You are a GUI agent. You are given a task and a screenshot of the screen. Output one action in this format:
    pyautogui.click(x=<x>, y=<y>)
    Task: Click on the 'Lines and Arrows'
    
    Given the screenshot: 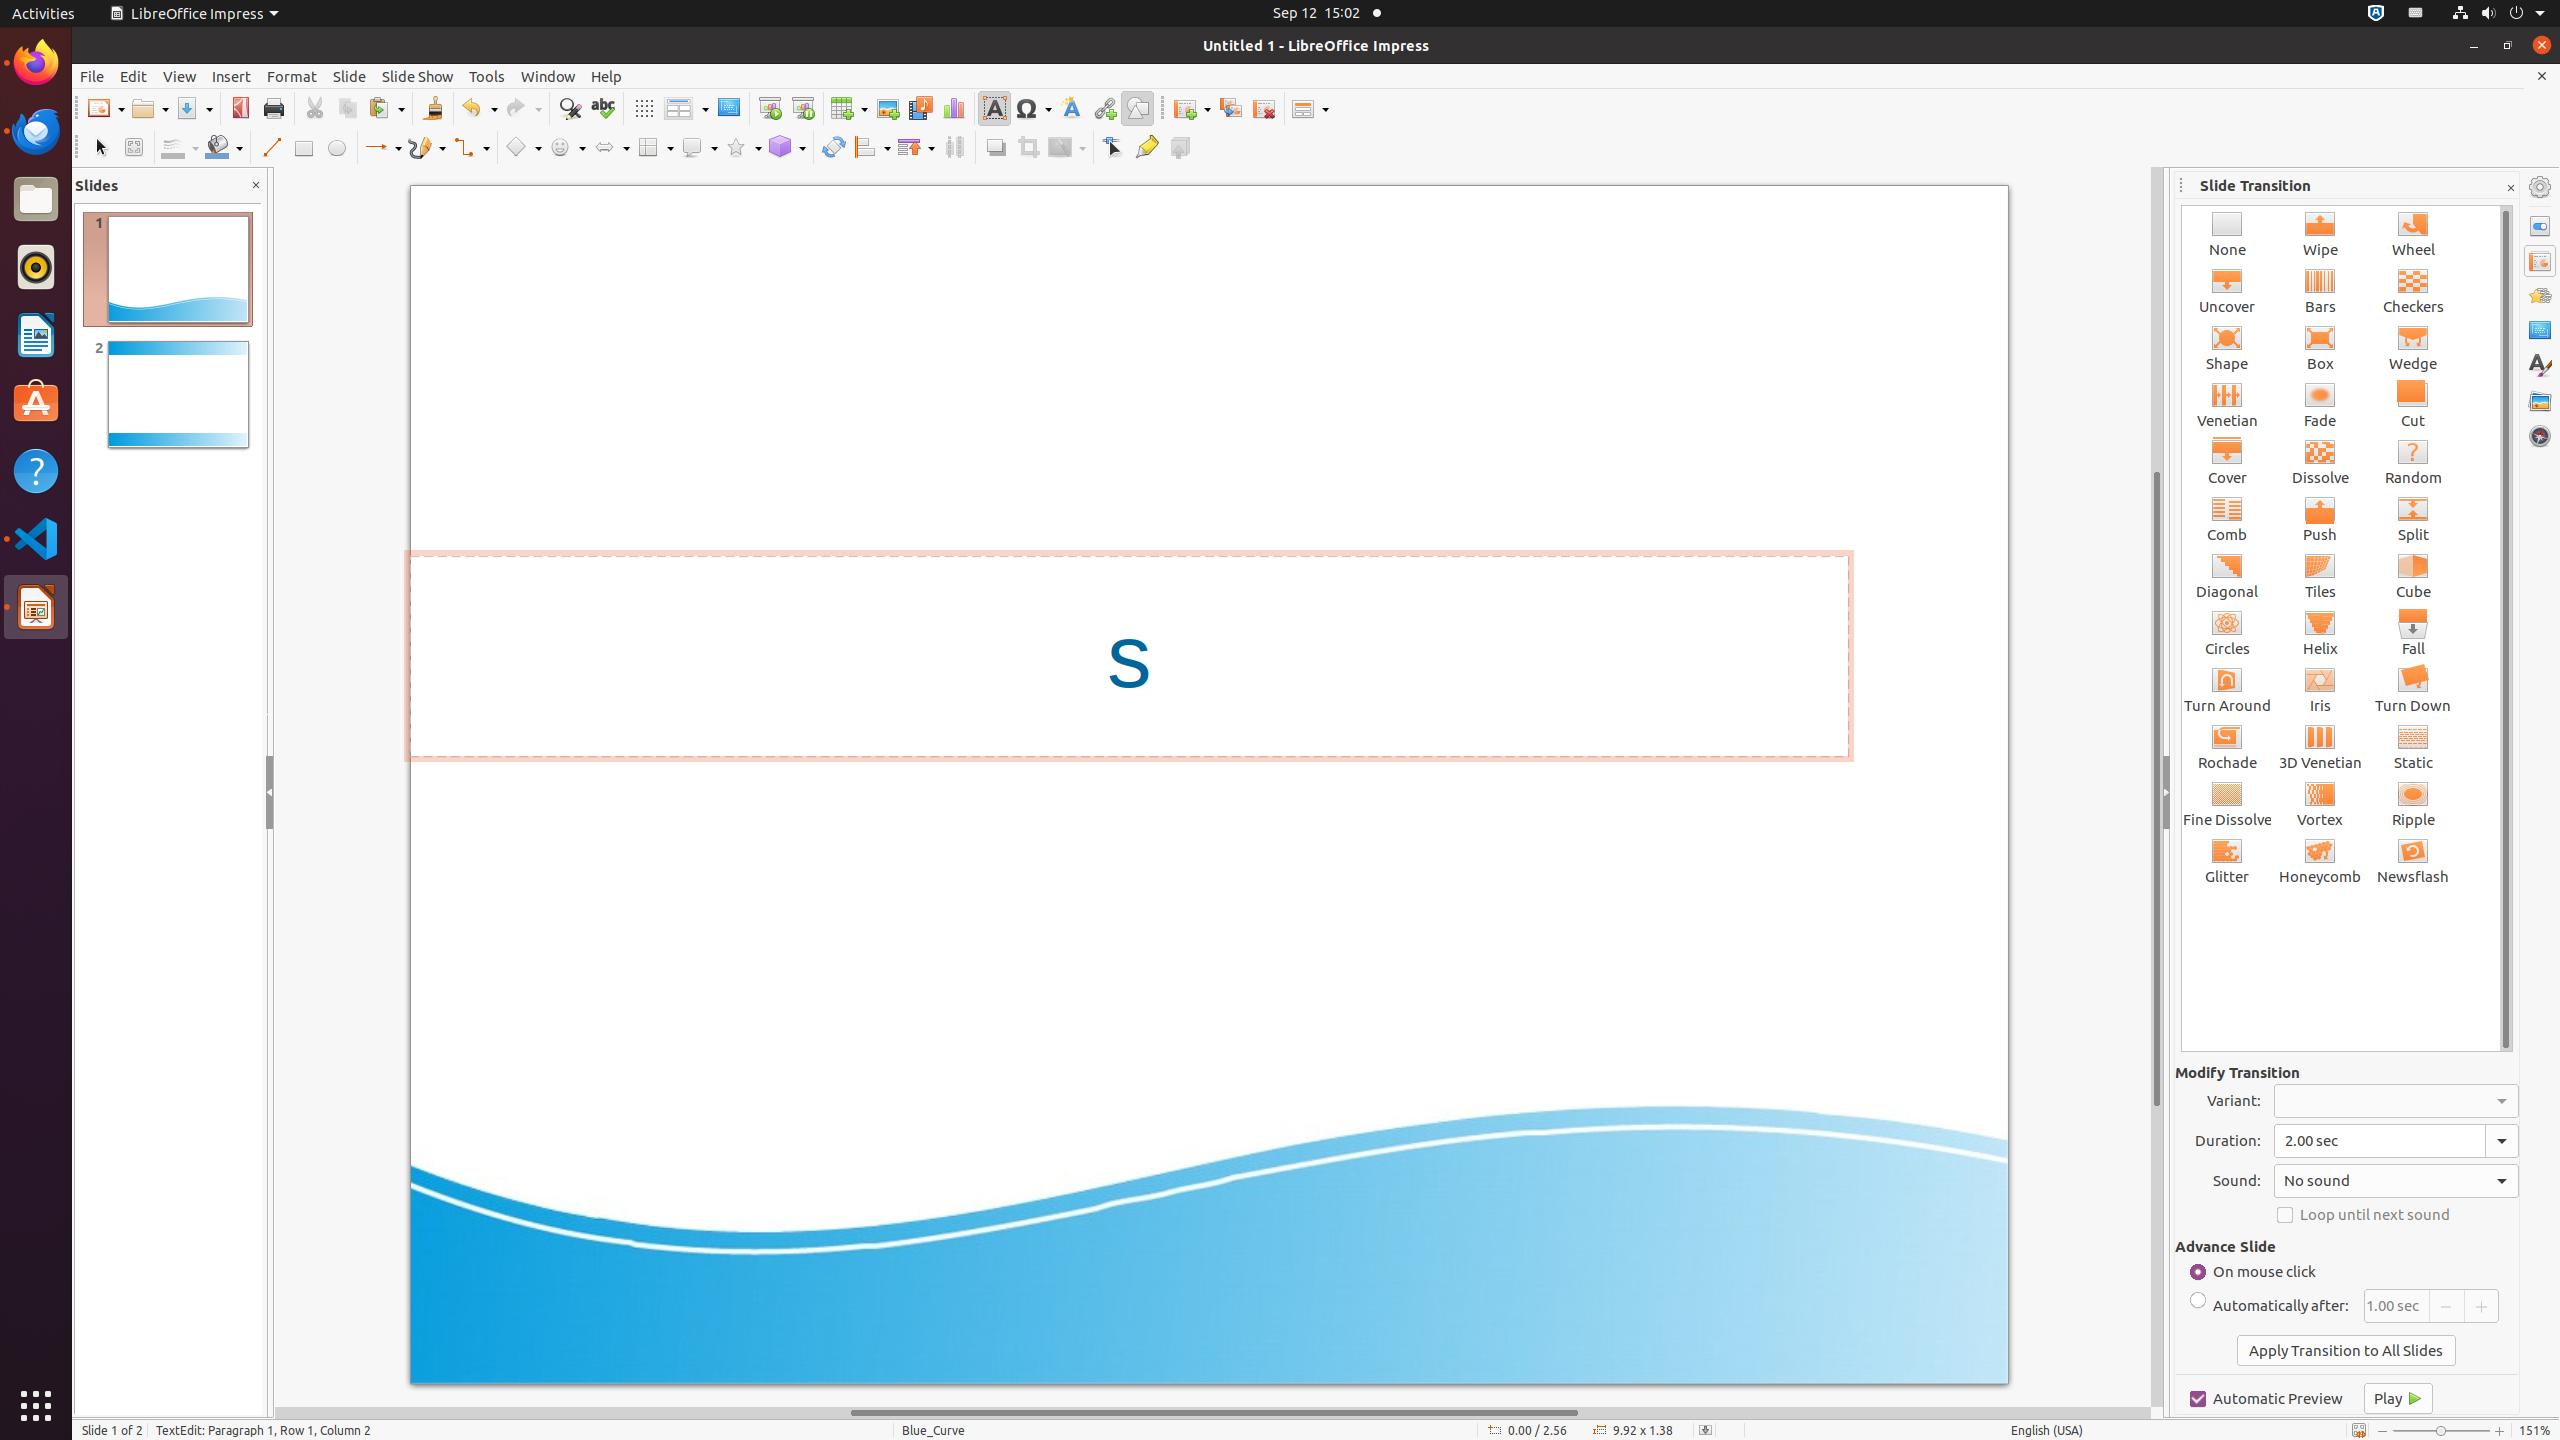 What is the action you would take?
    pyautogui.click(x=382, y=146)
    